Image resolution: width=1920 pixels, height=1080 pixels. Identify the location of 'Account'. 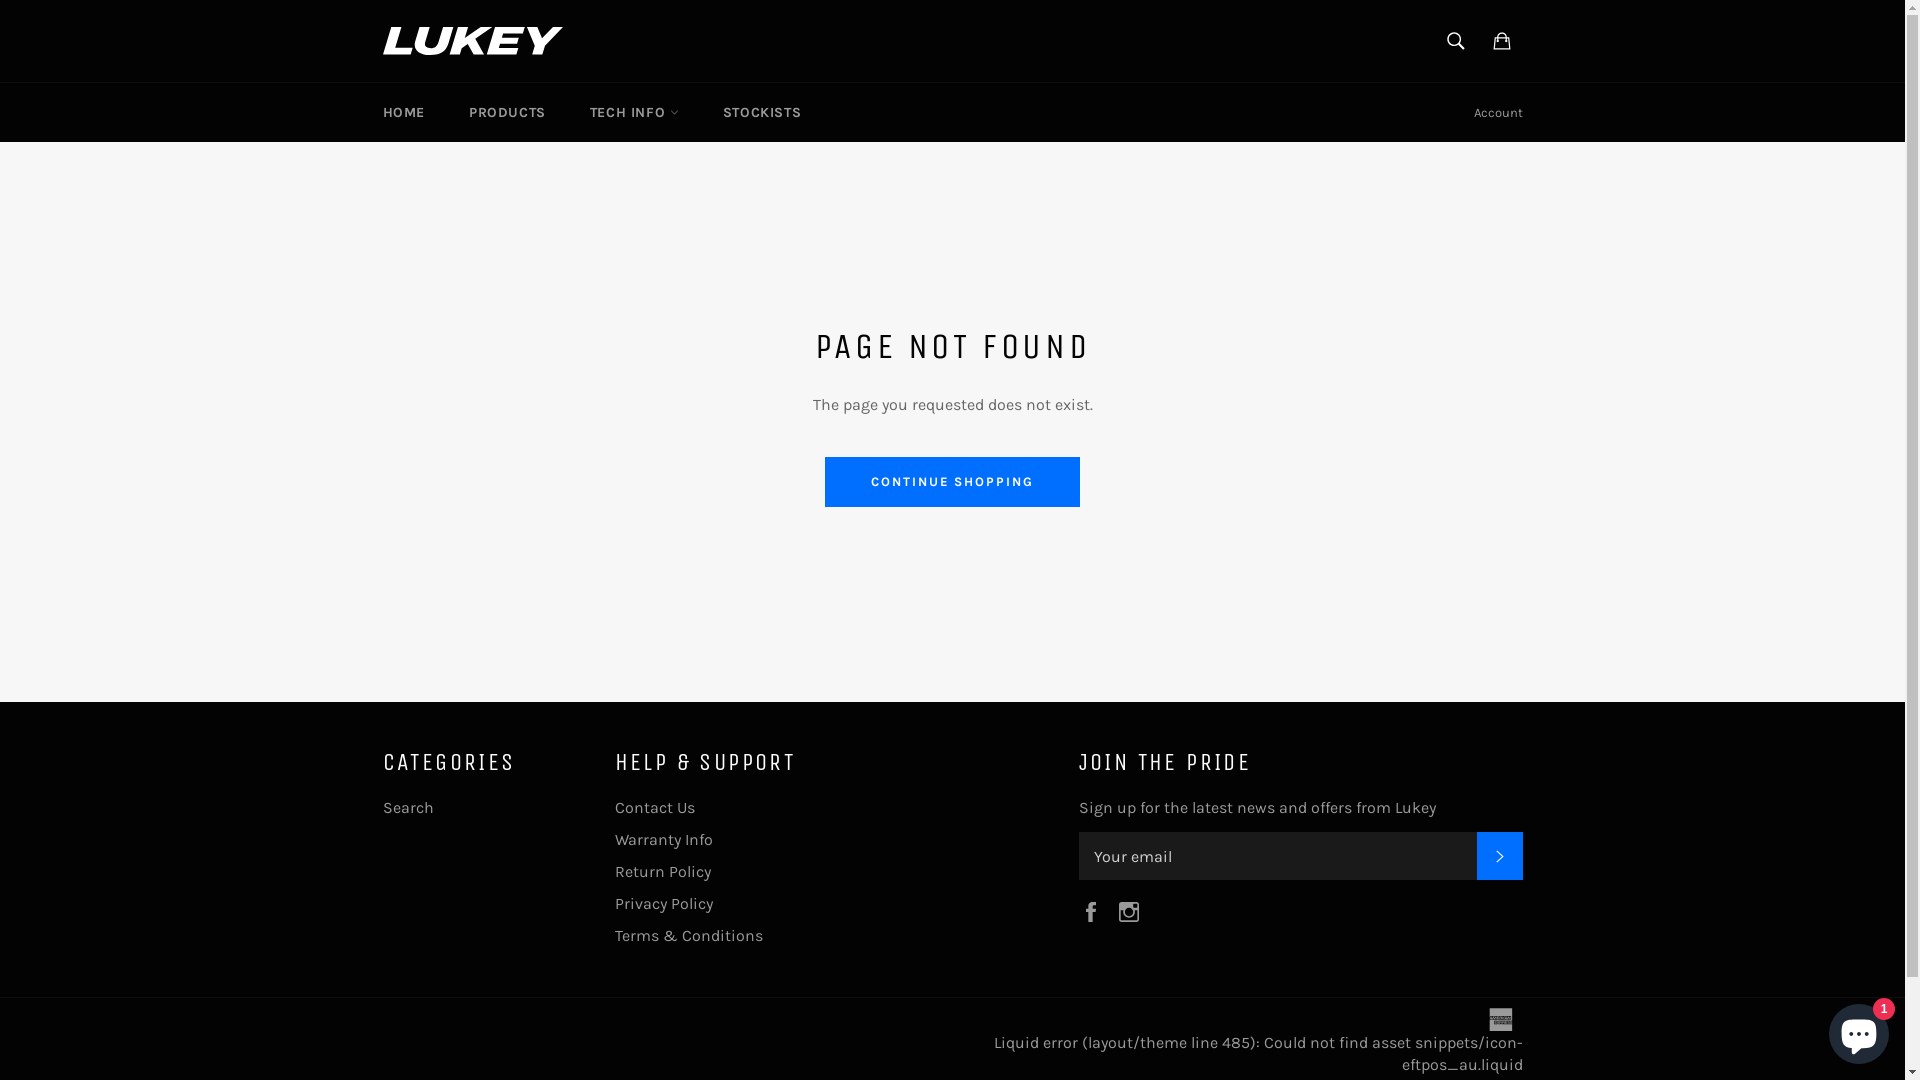
(1498, 112).